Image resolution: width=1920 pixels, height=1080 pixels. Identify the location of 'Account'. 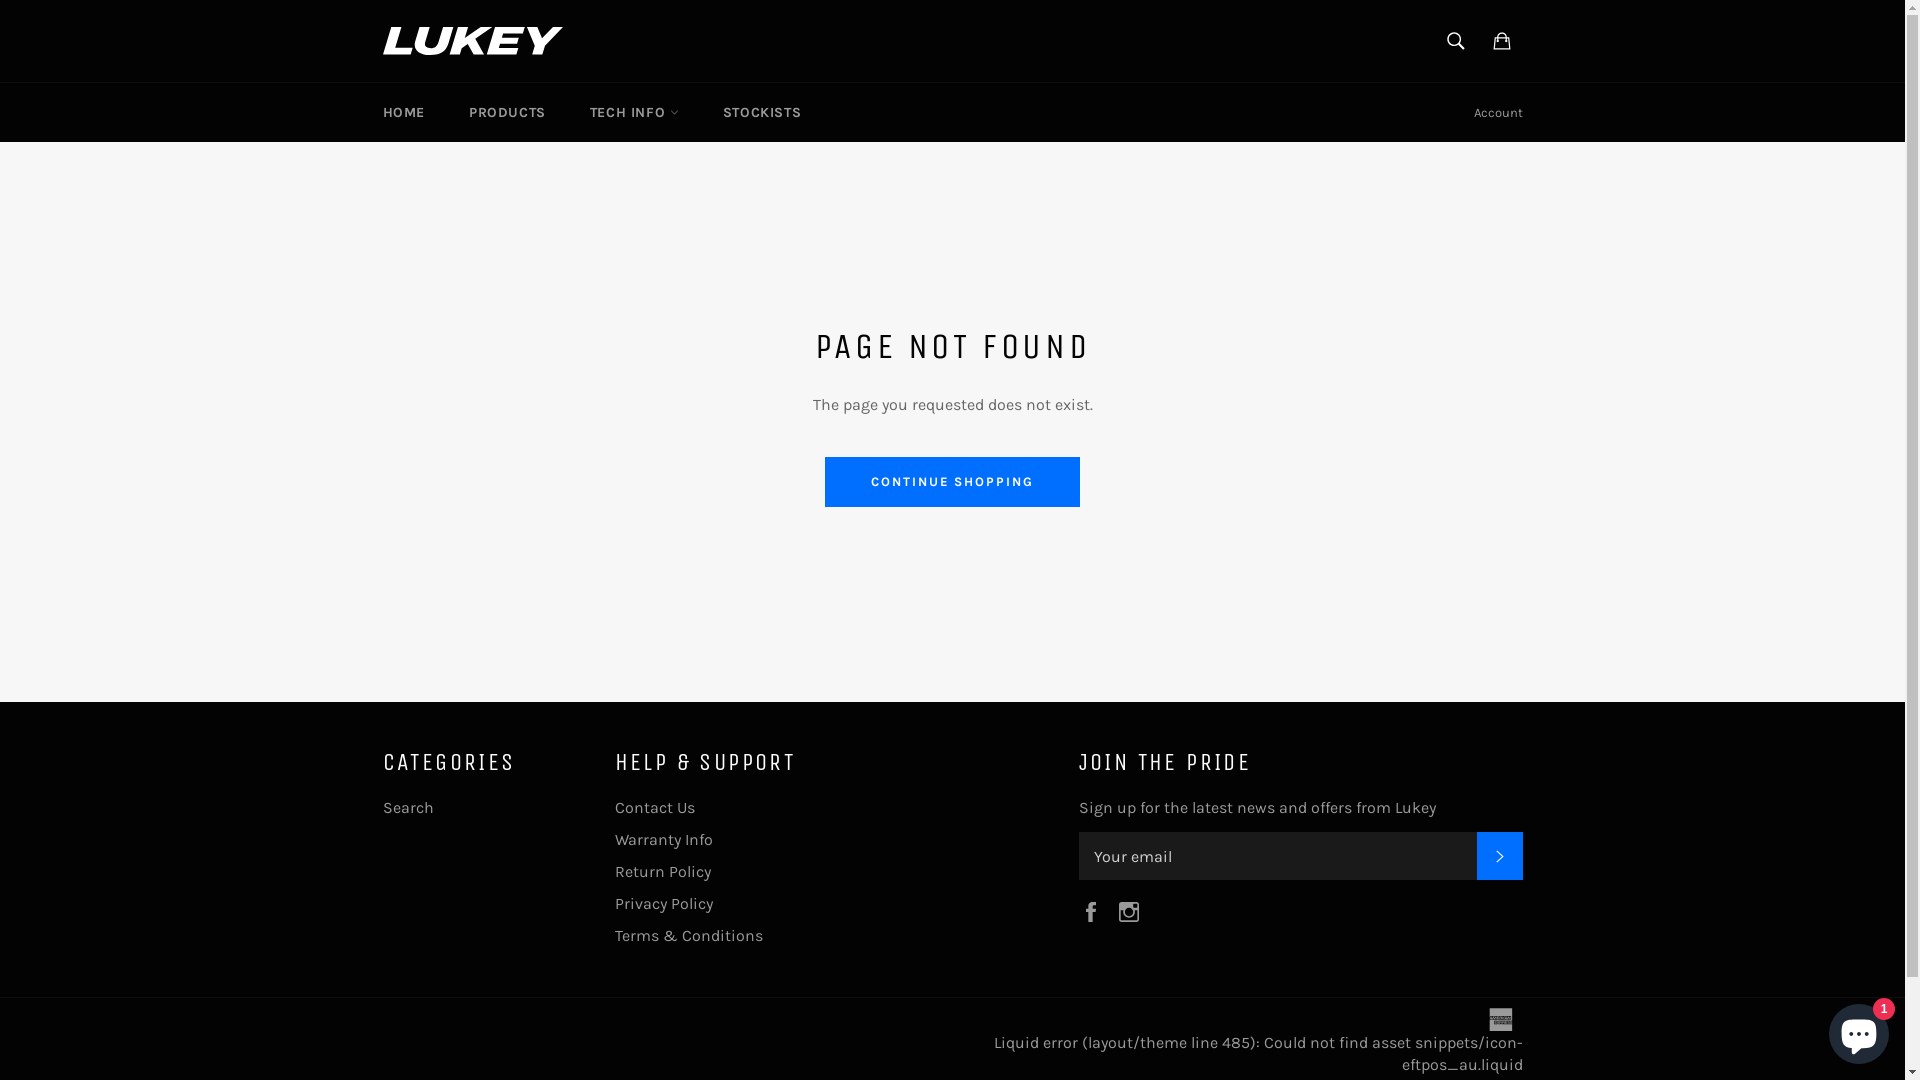
(1498, 112).